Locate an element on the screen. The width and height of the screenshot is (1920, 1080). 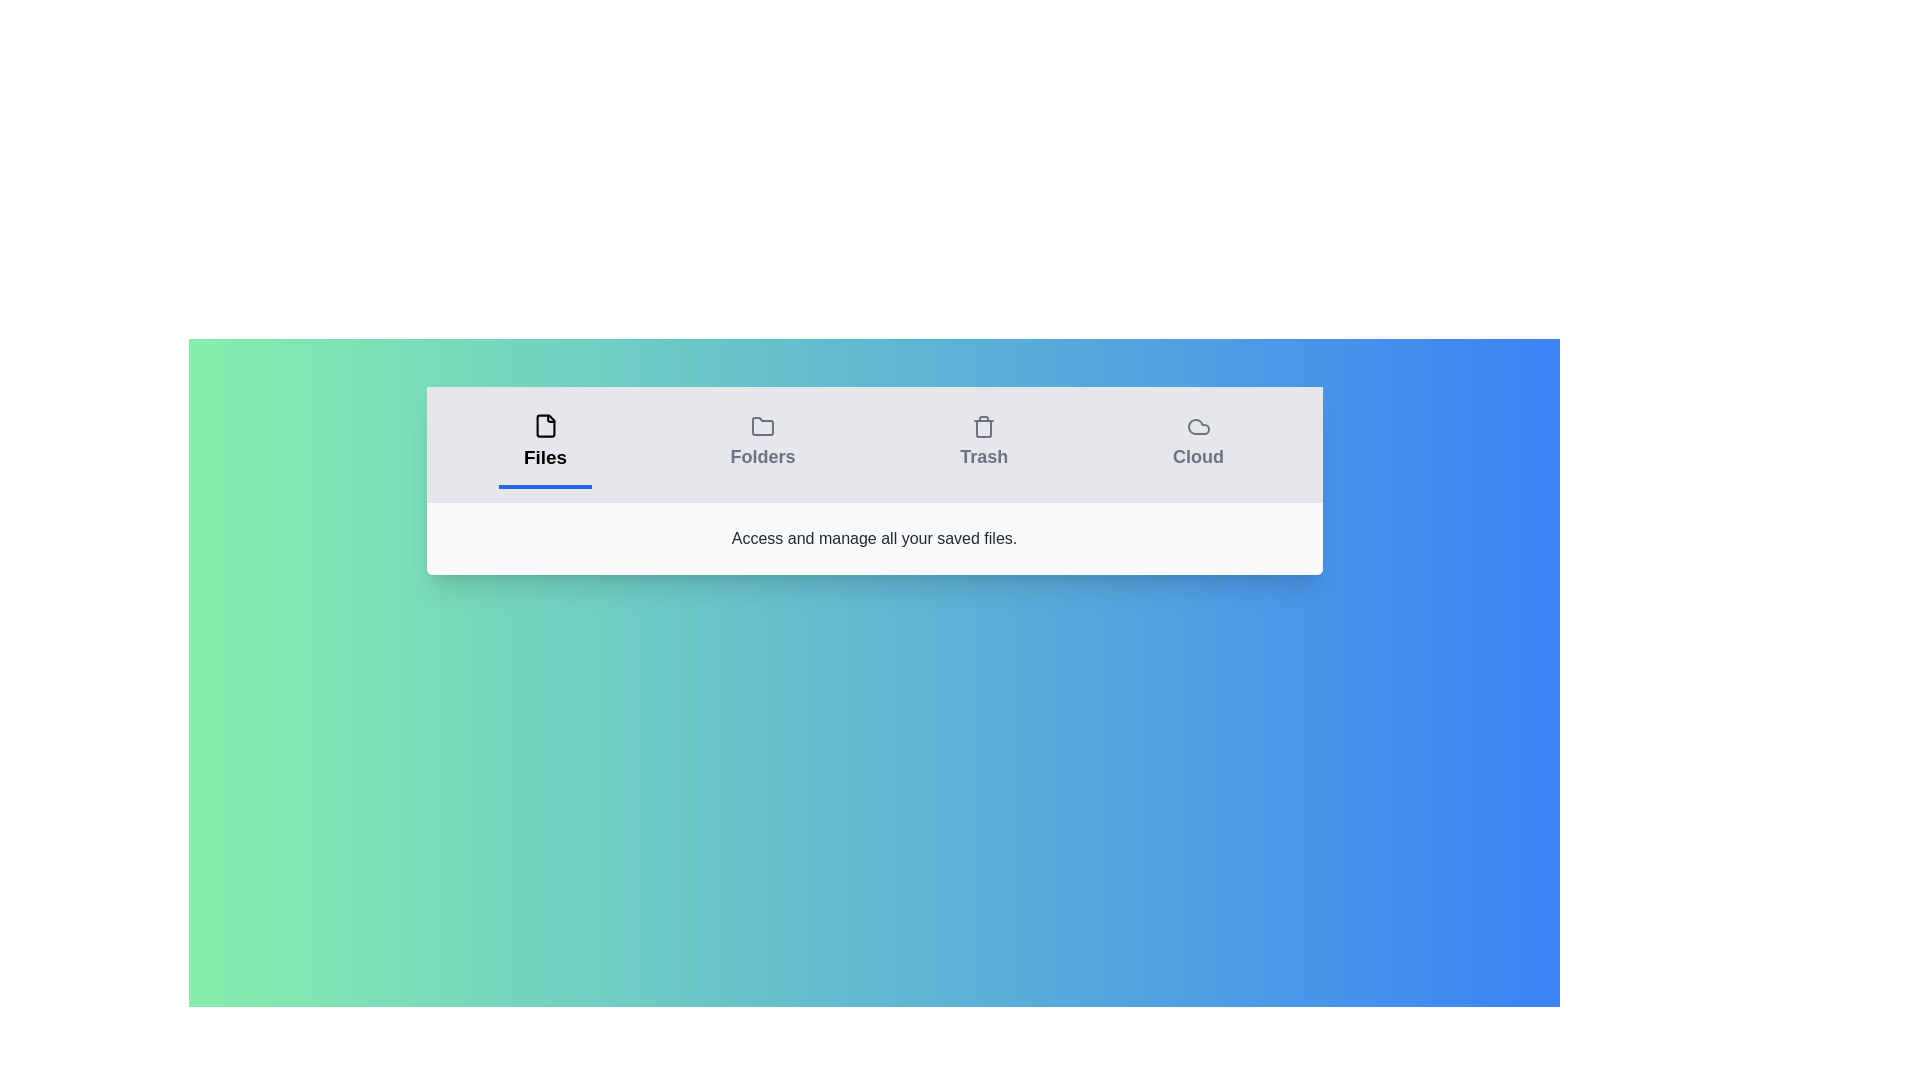
the Cloud tab by clicking on its button is located at coordinates (1198, 443).